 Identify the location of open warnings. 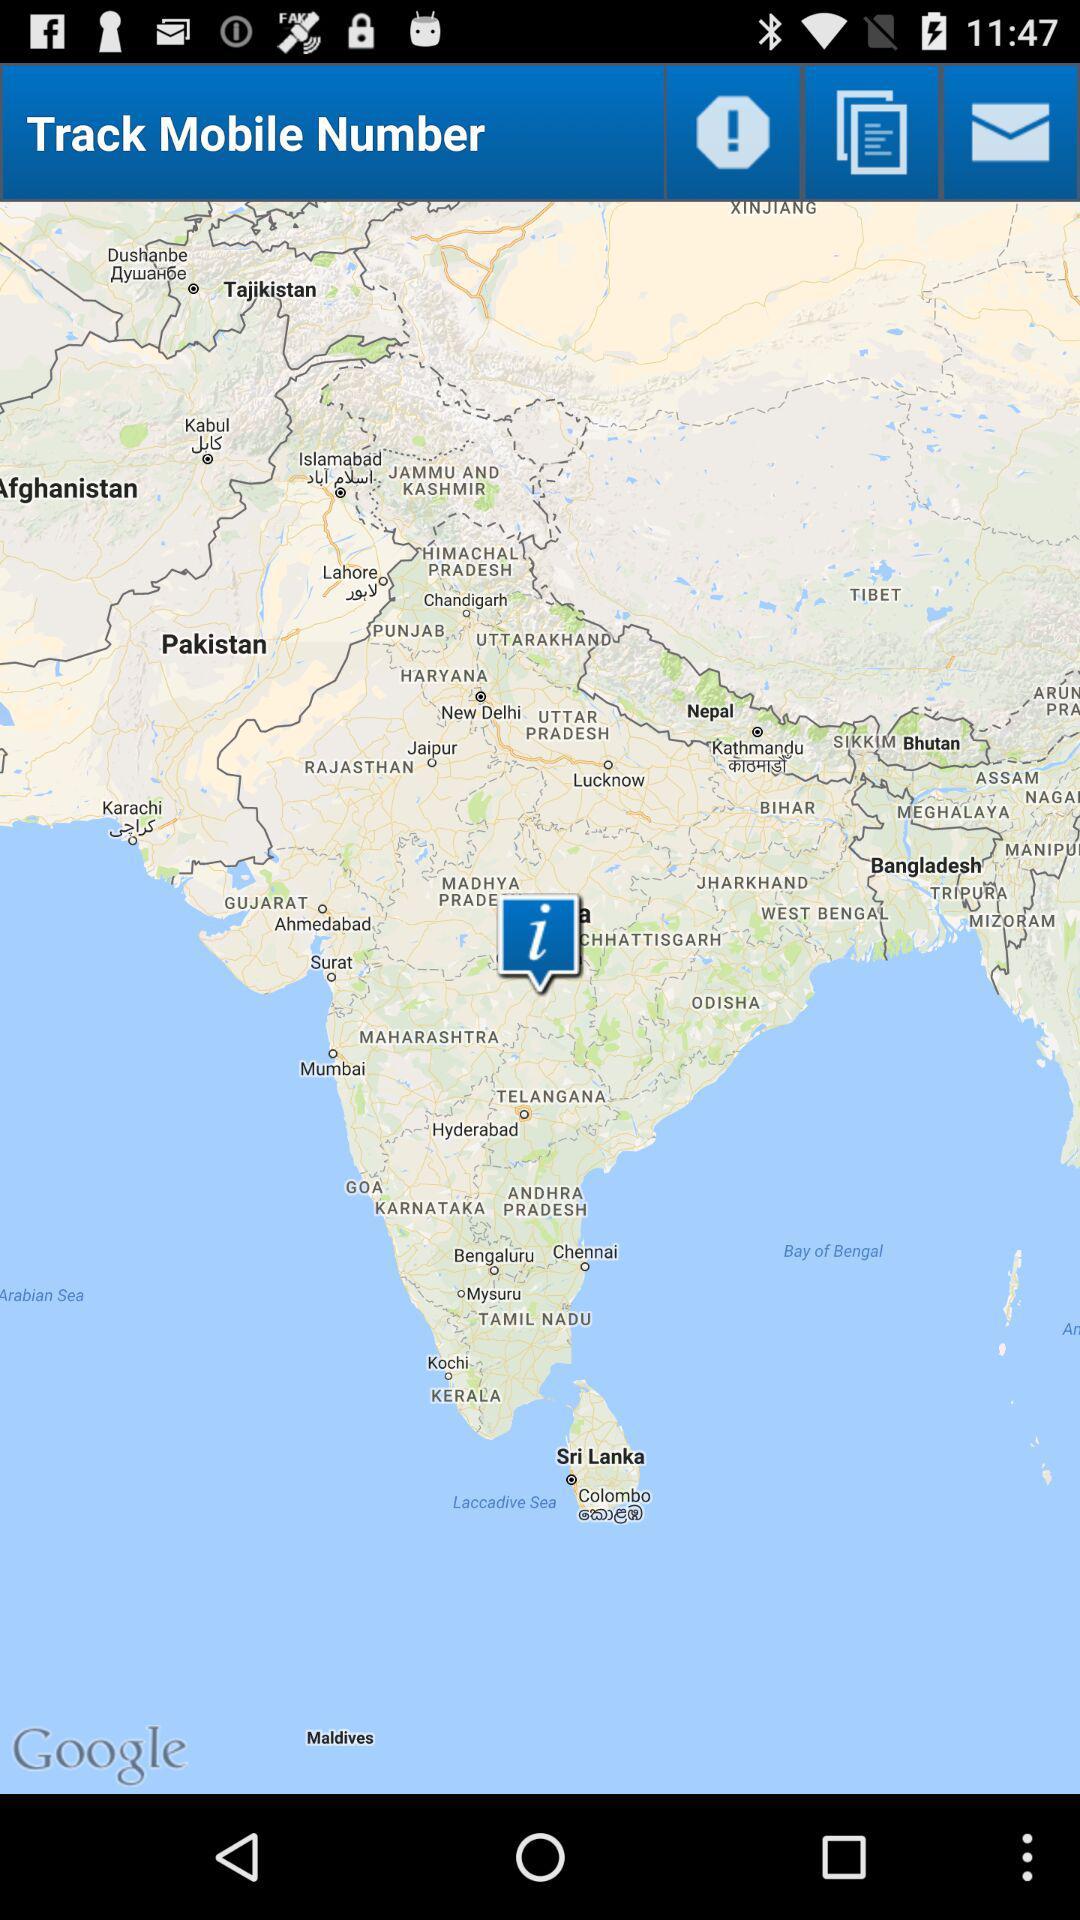
(733, 131).